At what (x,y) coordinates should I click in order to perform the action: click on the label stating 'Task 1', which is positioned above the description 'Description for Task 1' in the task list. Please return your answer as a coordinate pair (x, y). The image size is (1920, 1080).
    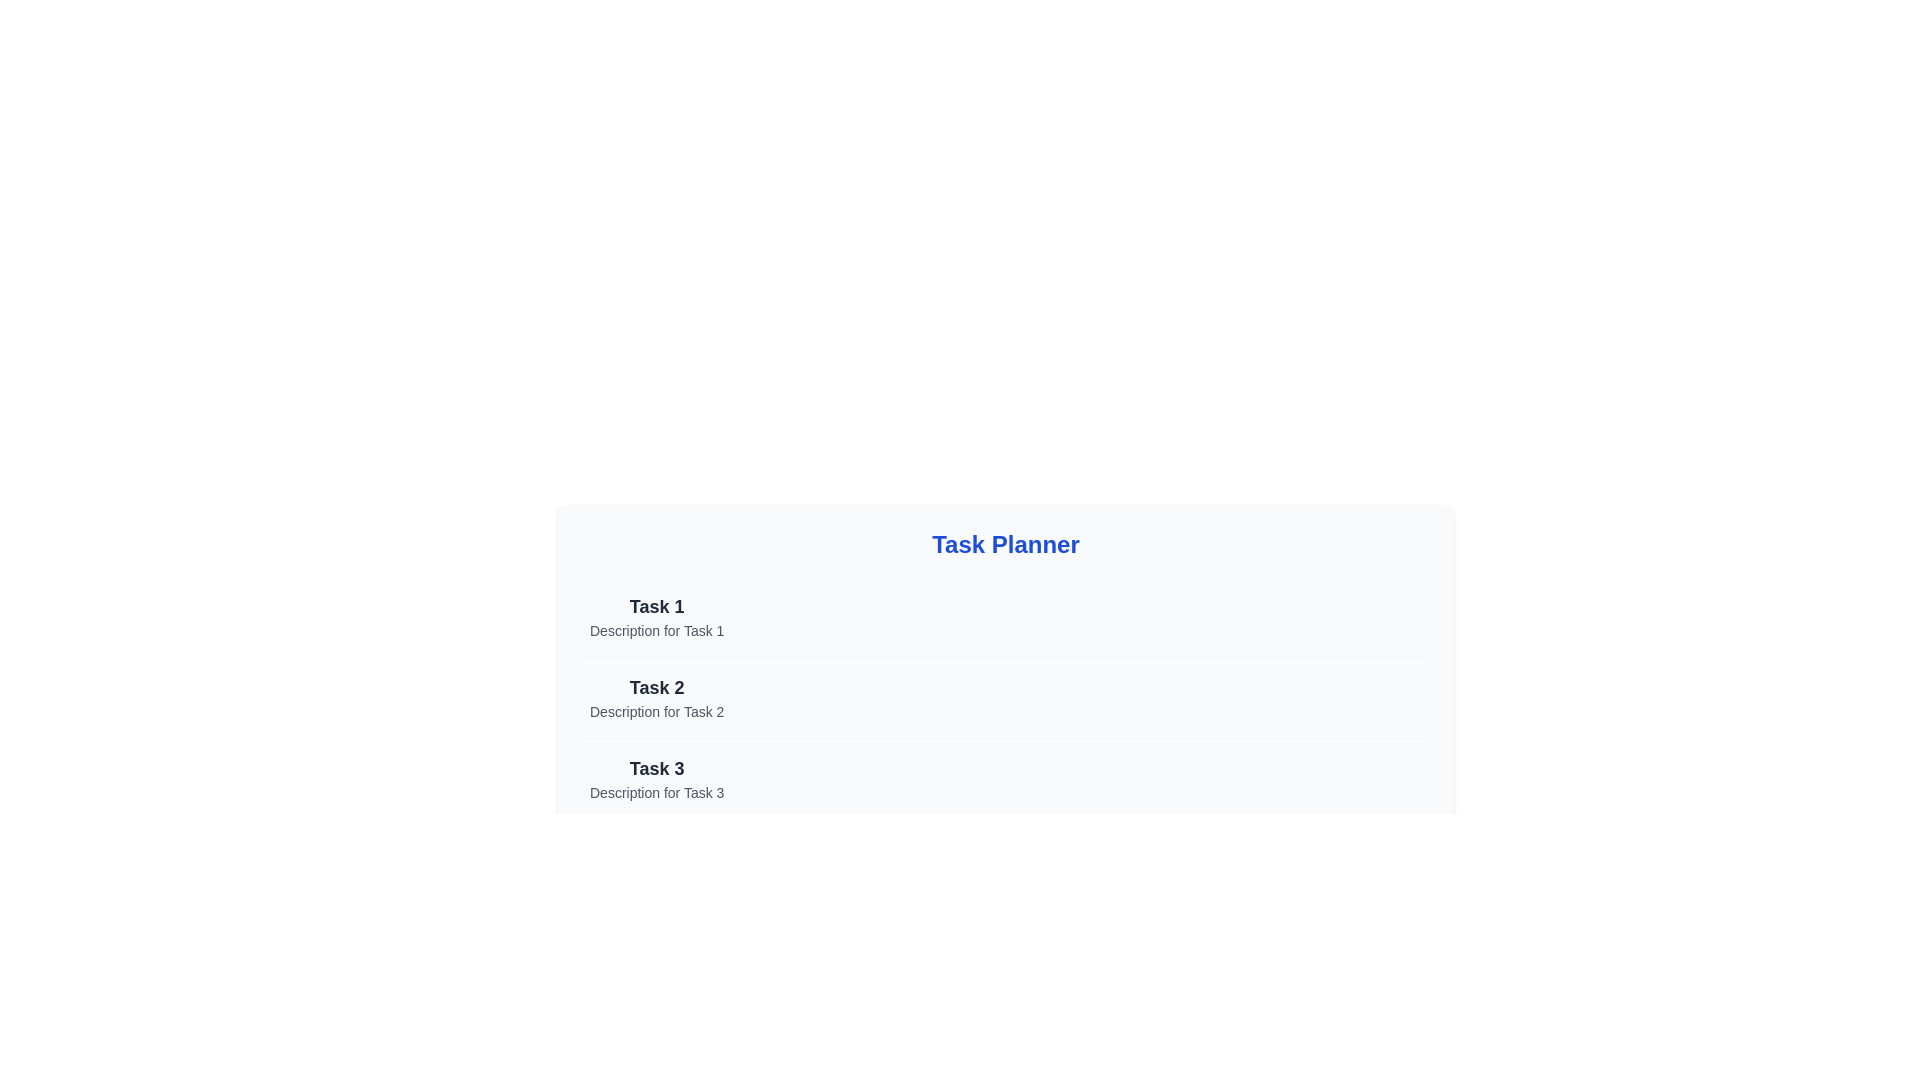
    Looking at the image, I should click on (657, 605).